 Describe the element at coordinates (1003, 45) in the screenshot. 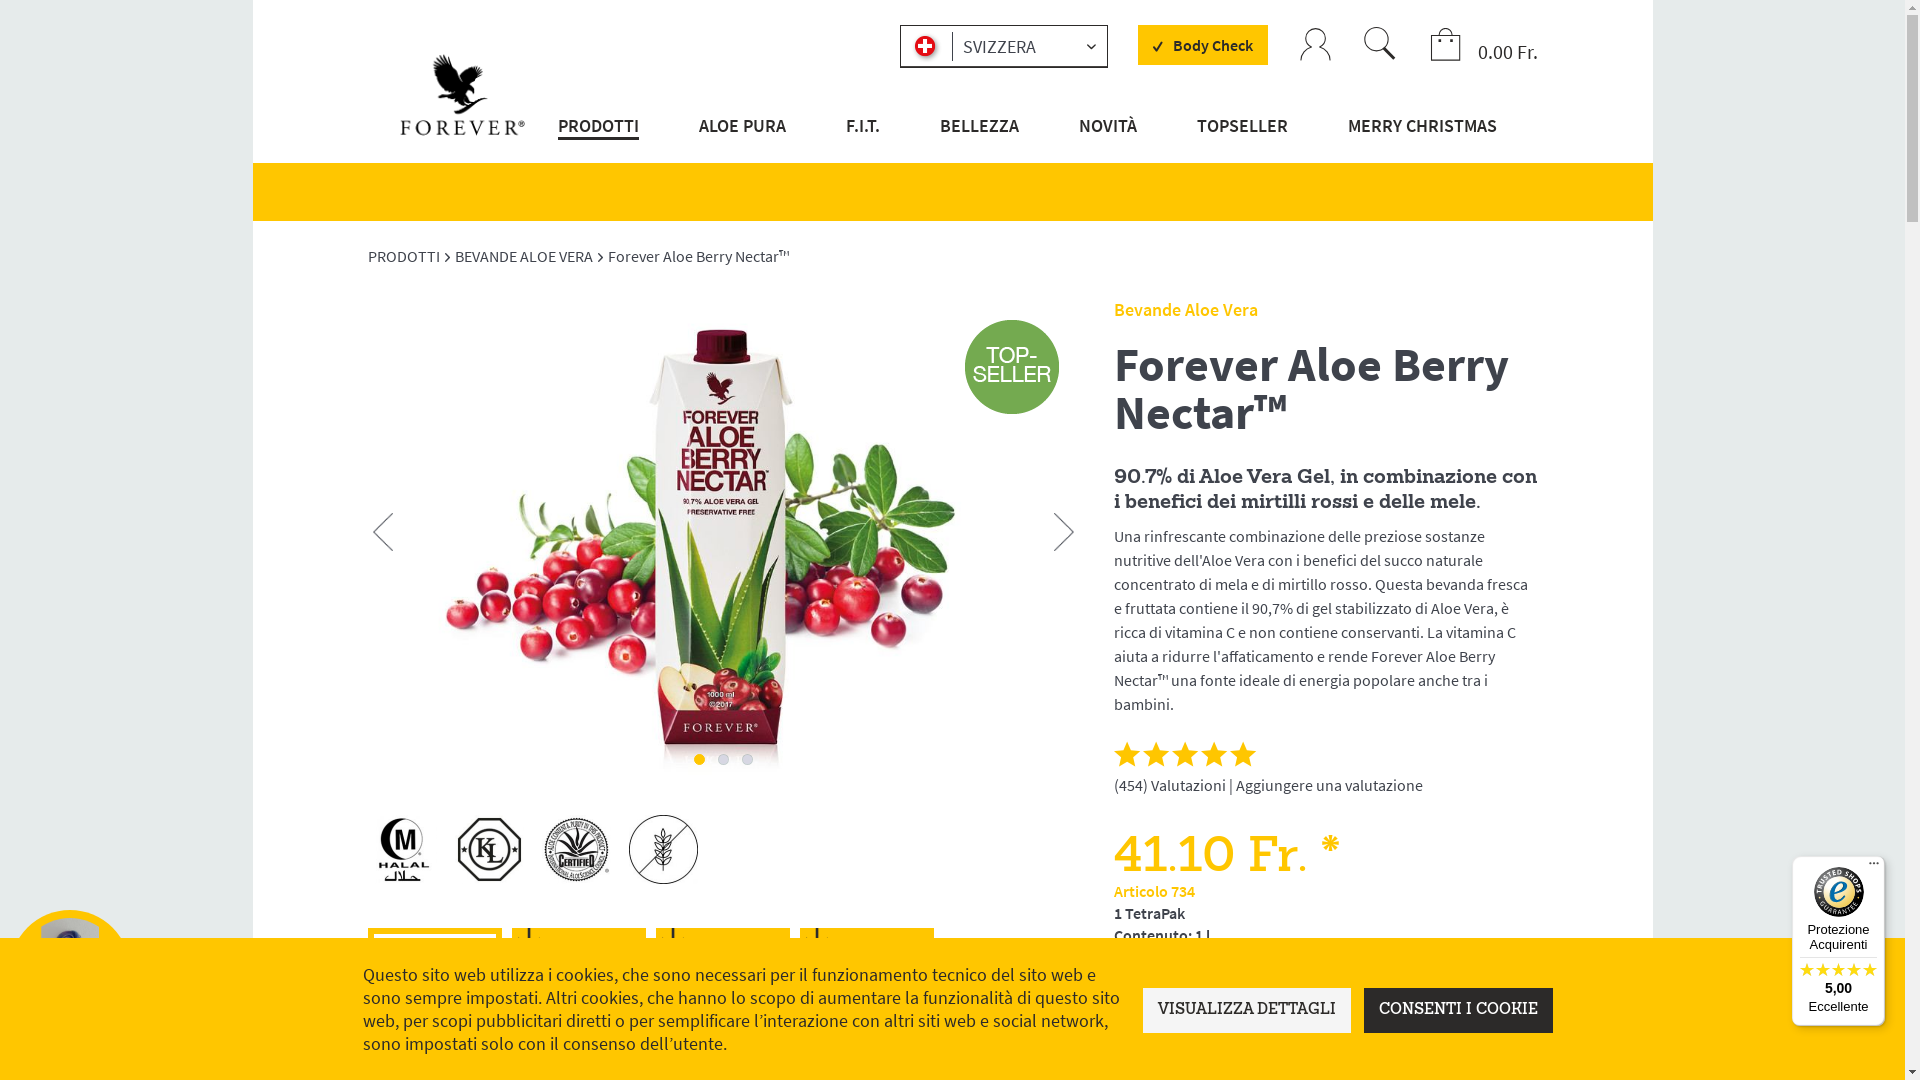

I see `'SVIZZERA'` at that location.